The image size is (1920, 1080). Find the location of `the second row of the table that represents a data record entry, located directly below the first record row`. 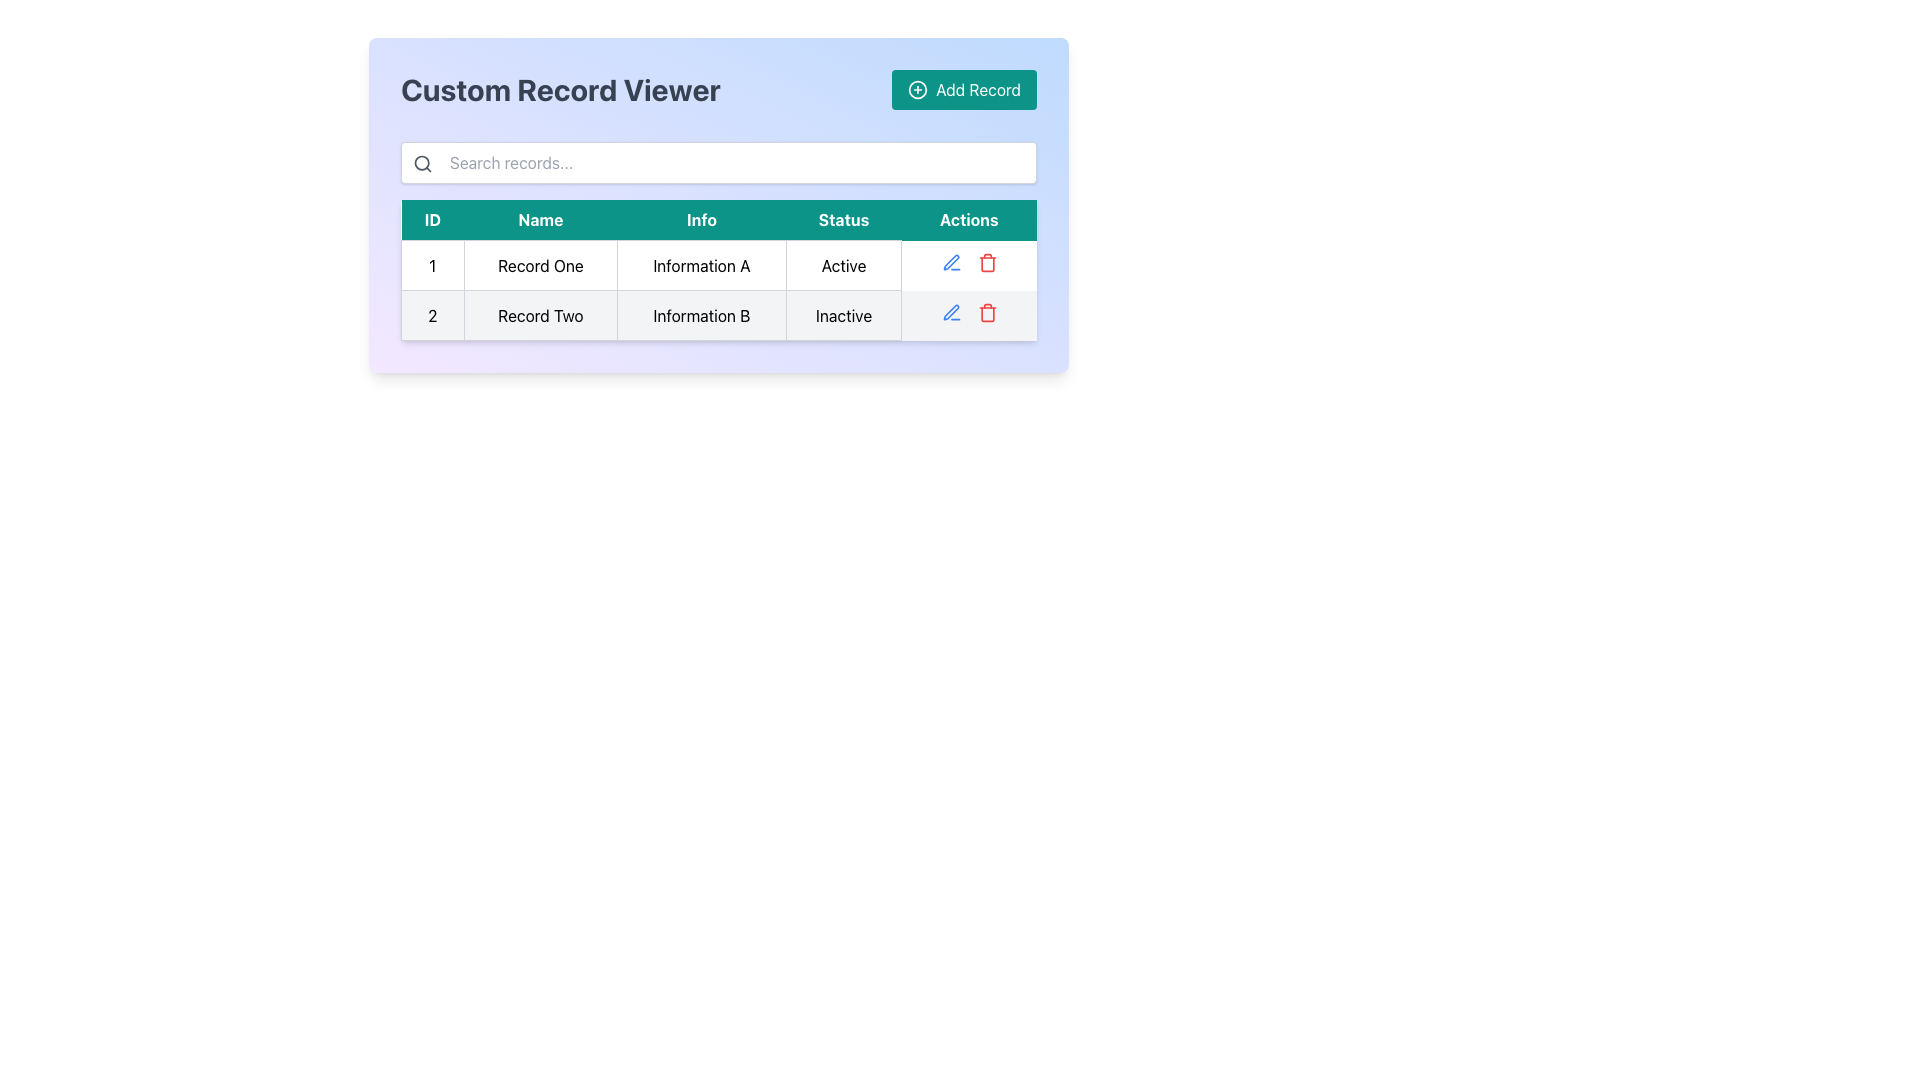

the second row of the table that represents a data record entry, located directly below the first record row is located at coordinates (719, 315).